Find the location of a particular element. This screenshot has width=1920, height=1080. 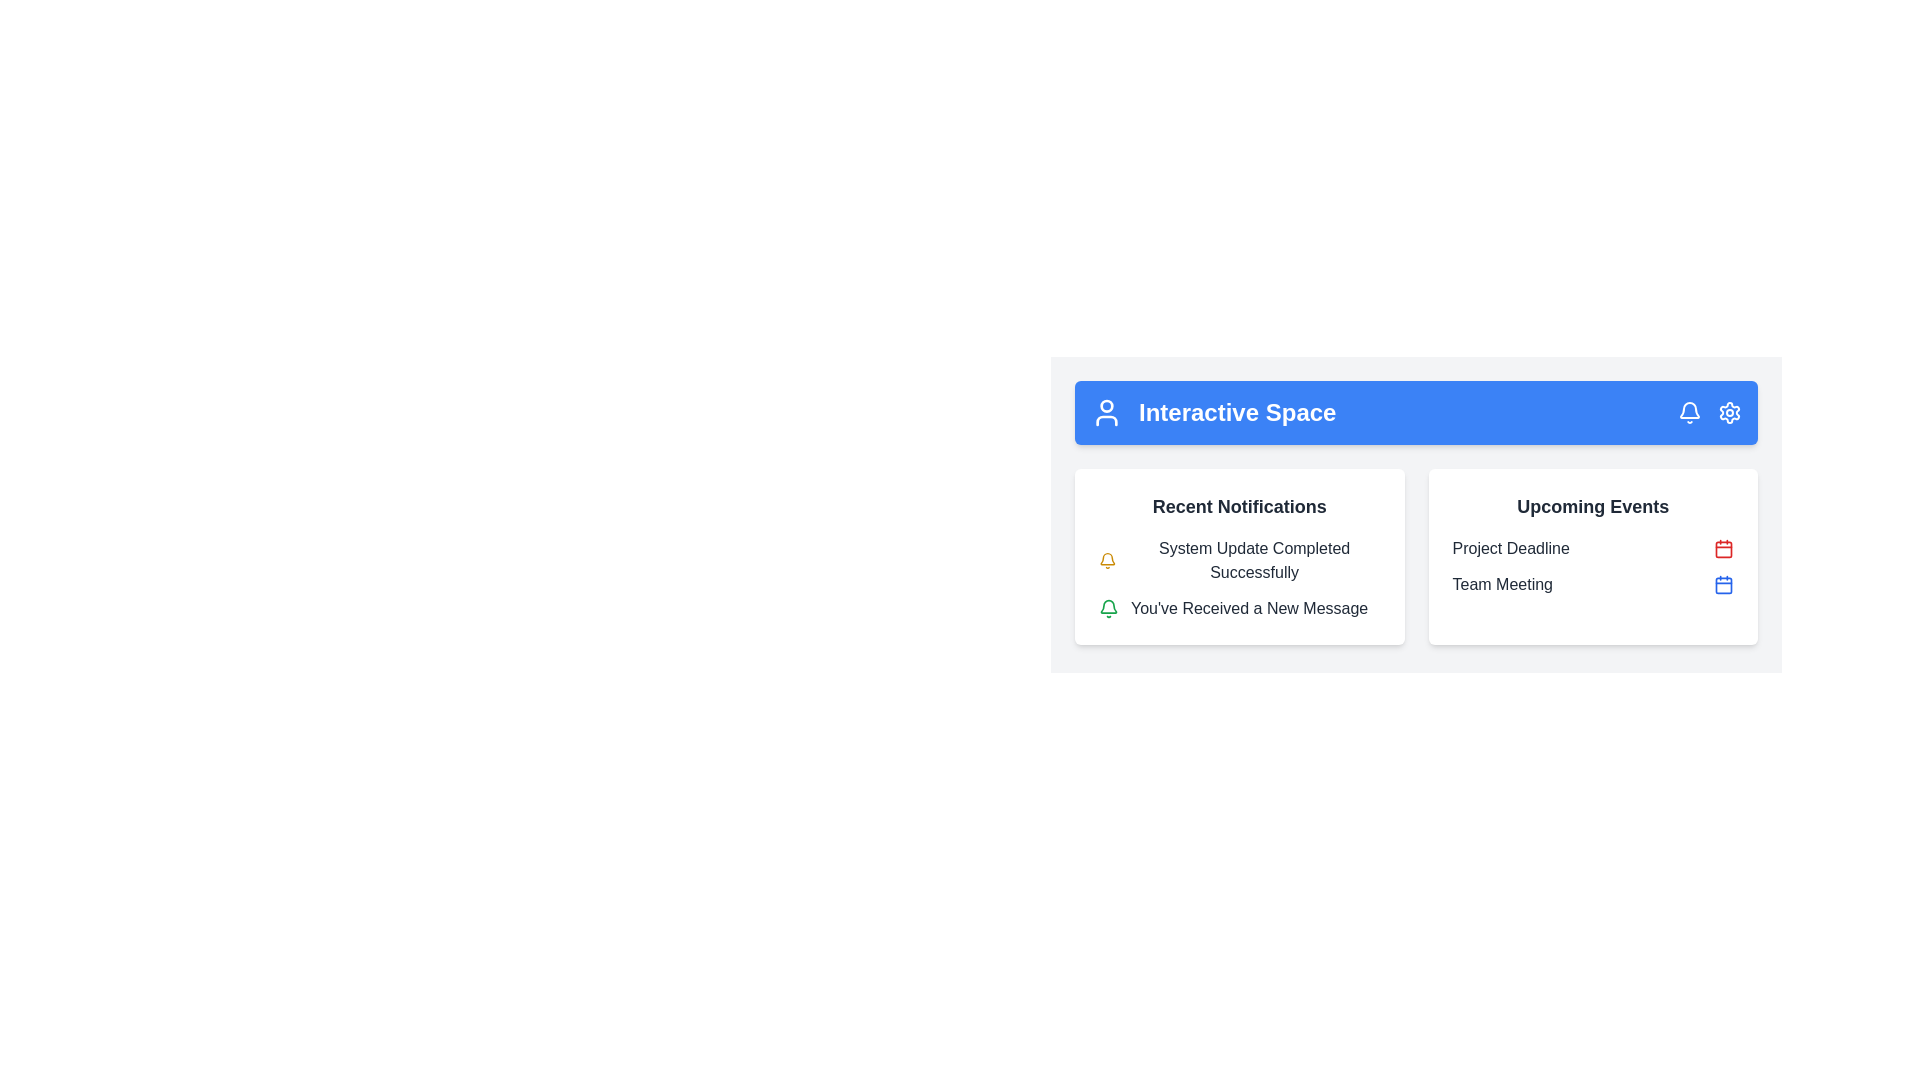

the calendar icon located in the upper right of the 'Upcoming Events' section is located at coordinates (1722, 585).